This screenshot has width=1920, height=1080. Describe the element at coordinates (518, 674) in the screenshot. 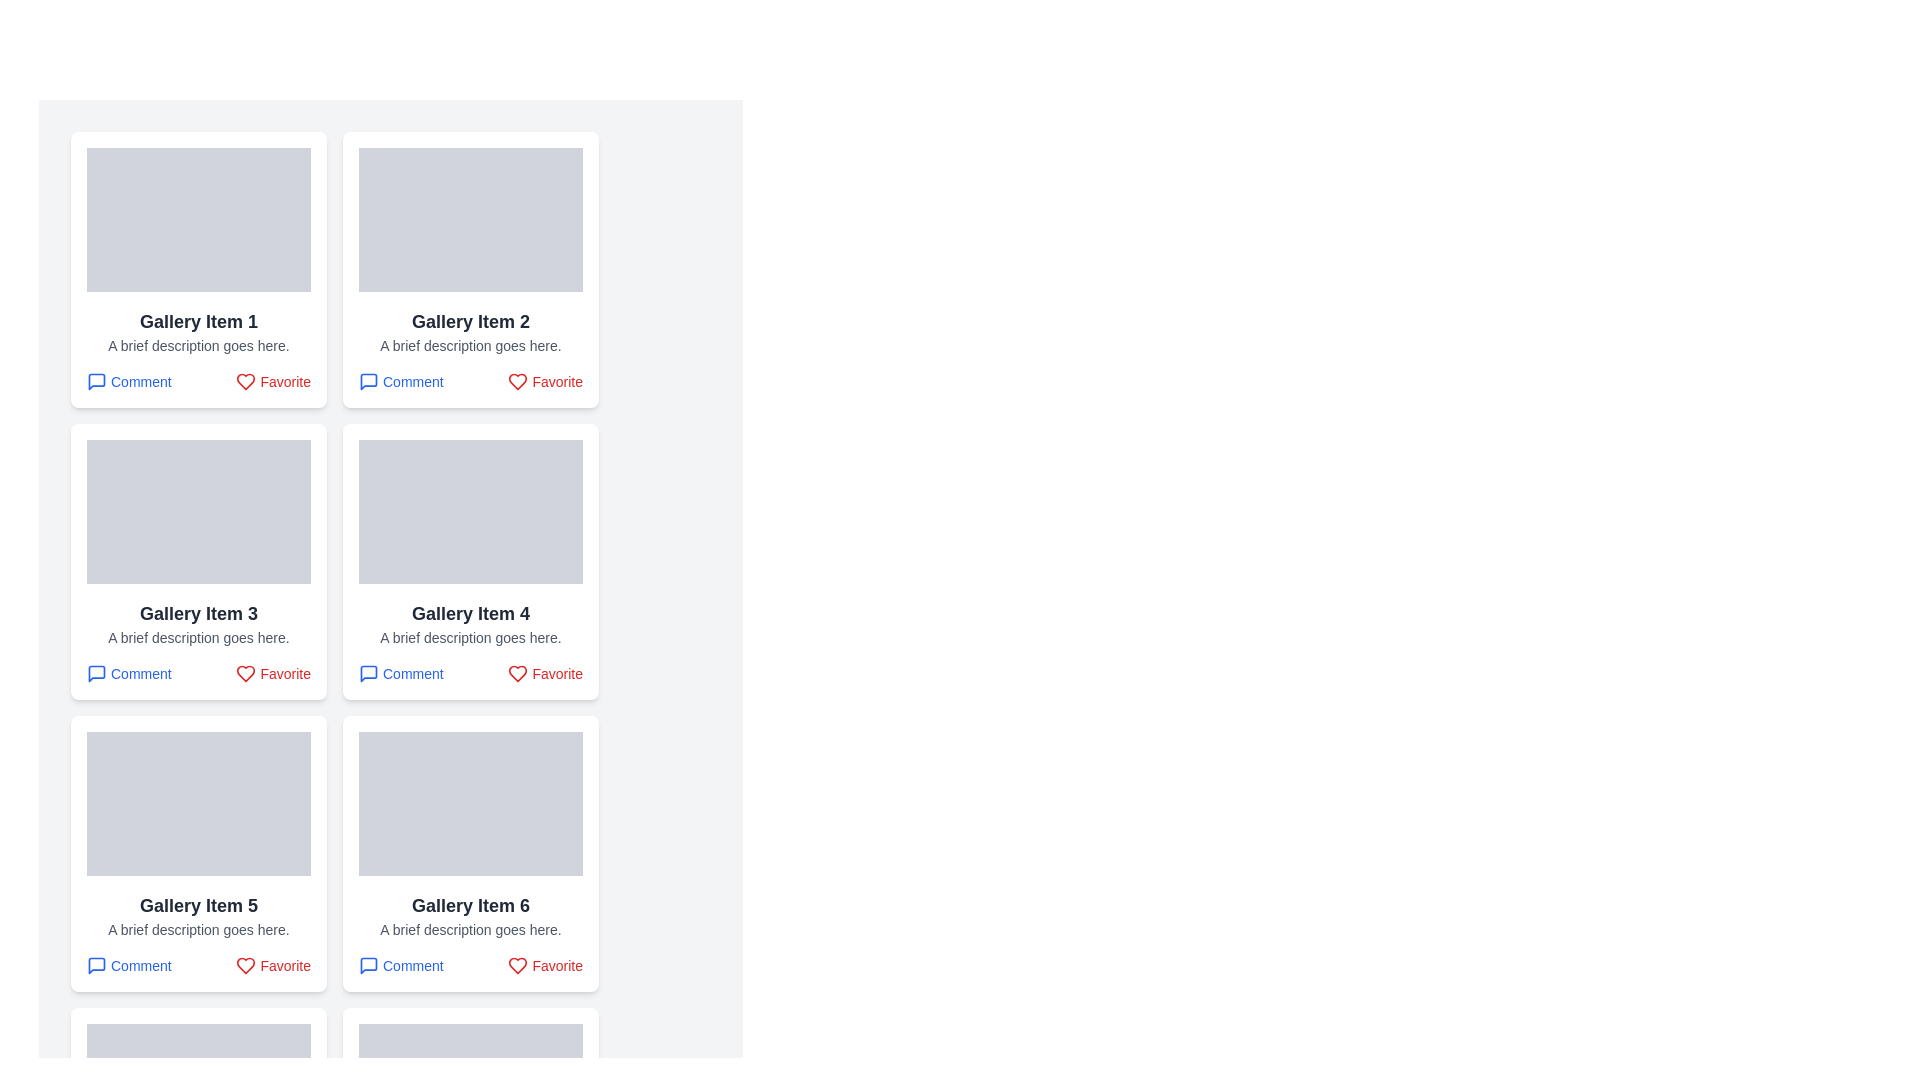

I see `the heart-shaped icon button located in the lower-right corner of the fourth content card` at that location.